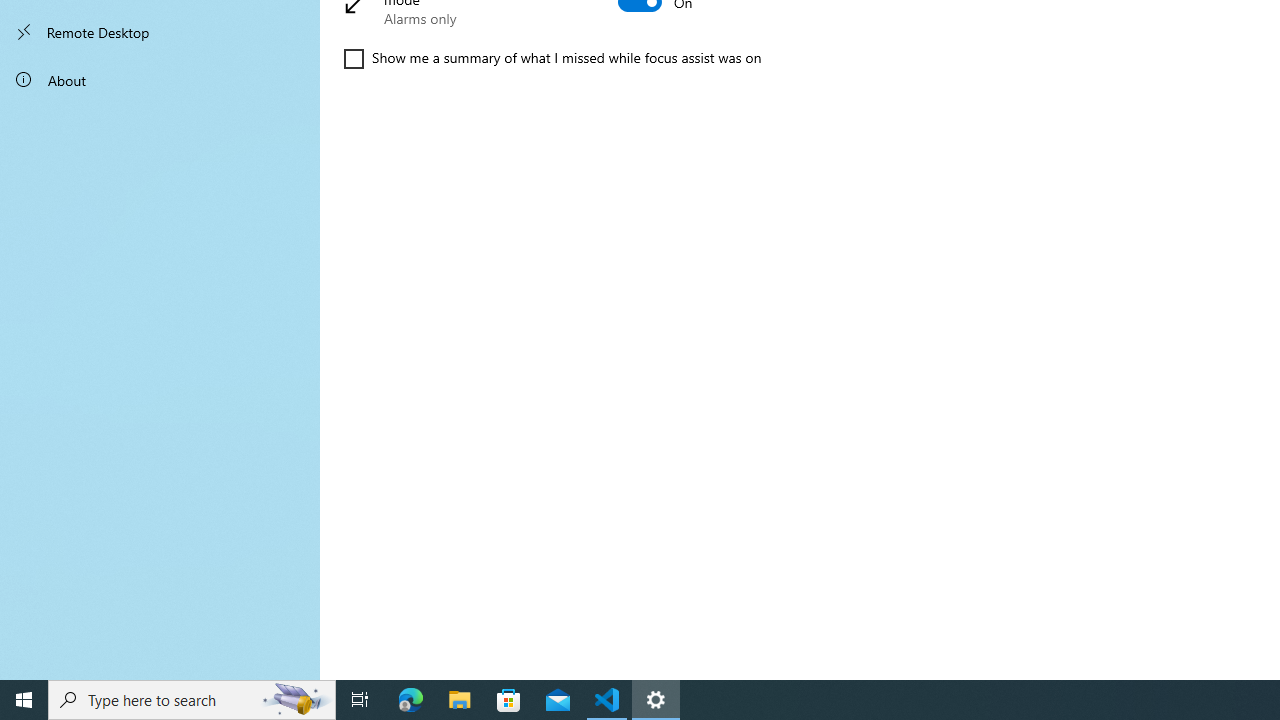  I want to click on 'Microsoft Store', so click(509, 698).